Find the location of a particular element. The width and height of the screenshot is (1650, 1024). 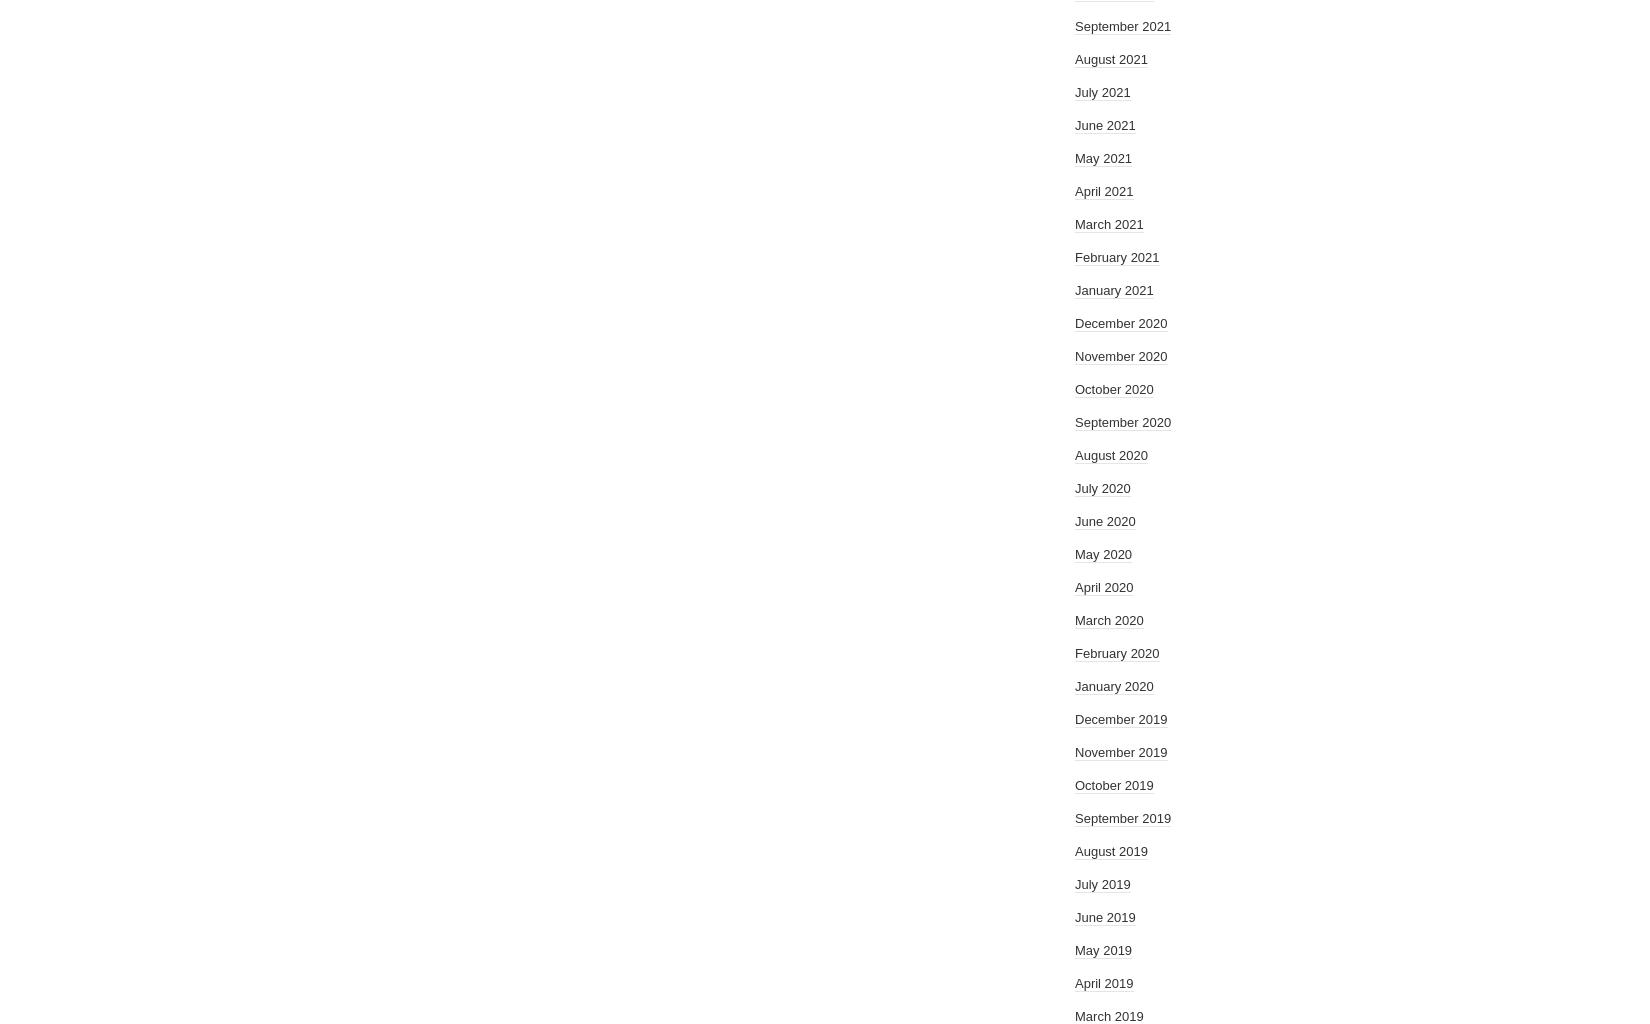

'January 2020' is located at coordinates (1114, 686).